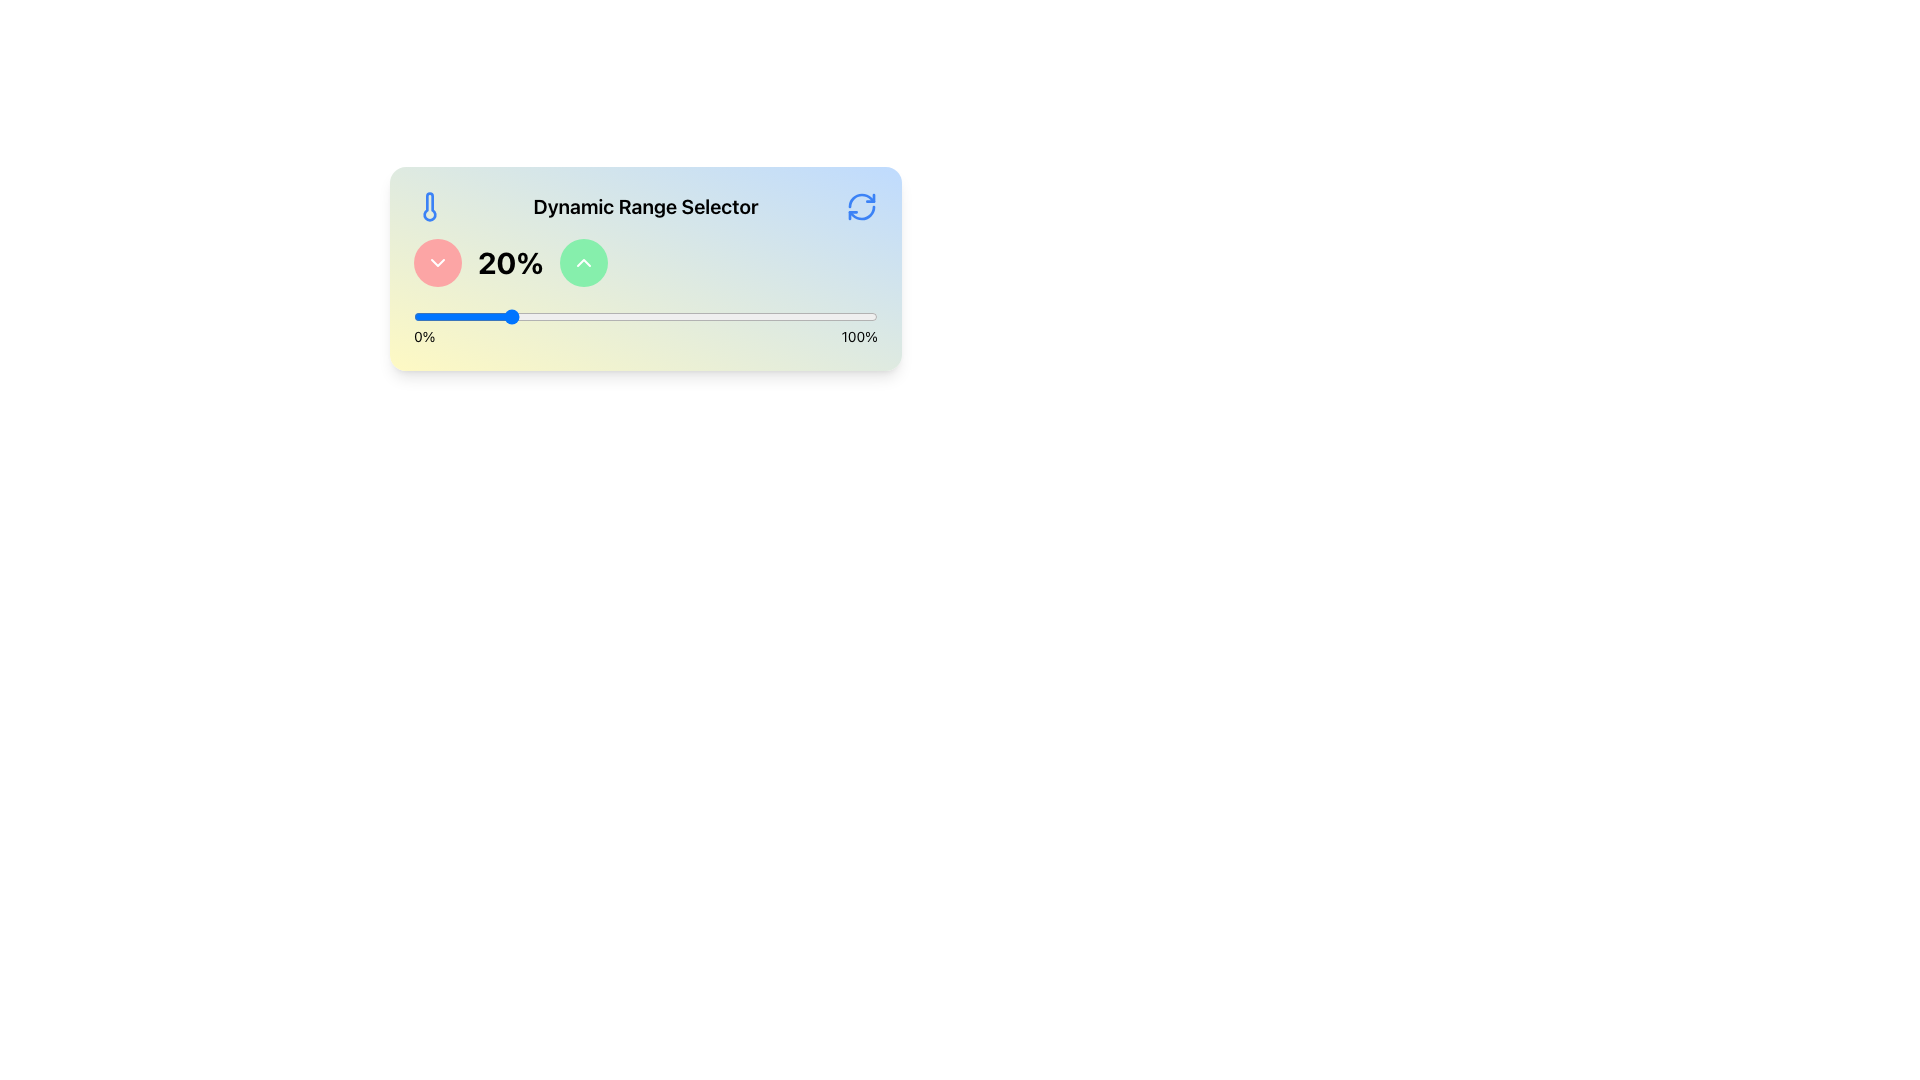  What do you see at coordinates (646, 323) in the screenshot?
I see `the range slider located centrally beneath the numeric value display ('20%')` at bounding box center [646, 323].